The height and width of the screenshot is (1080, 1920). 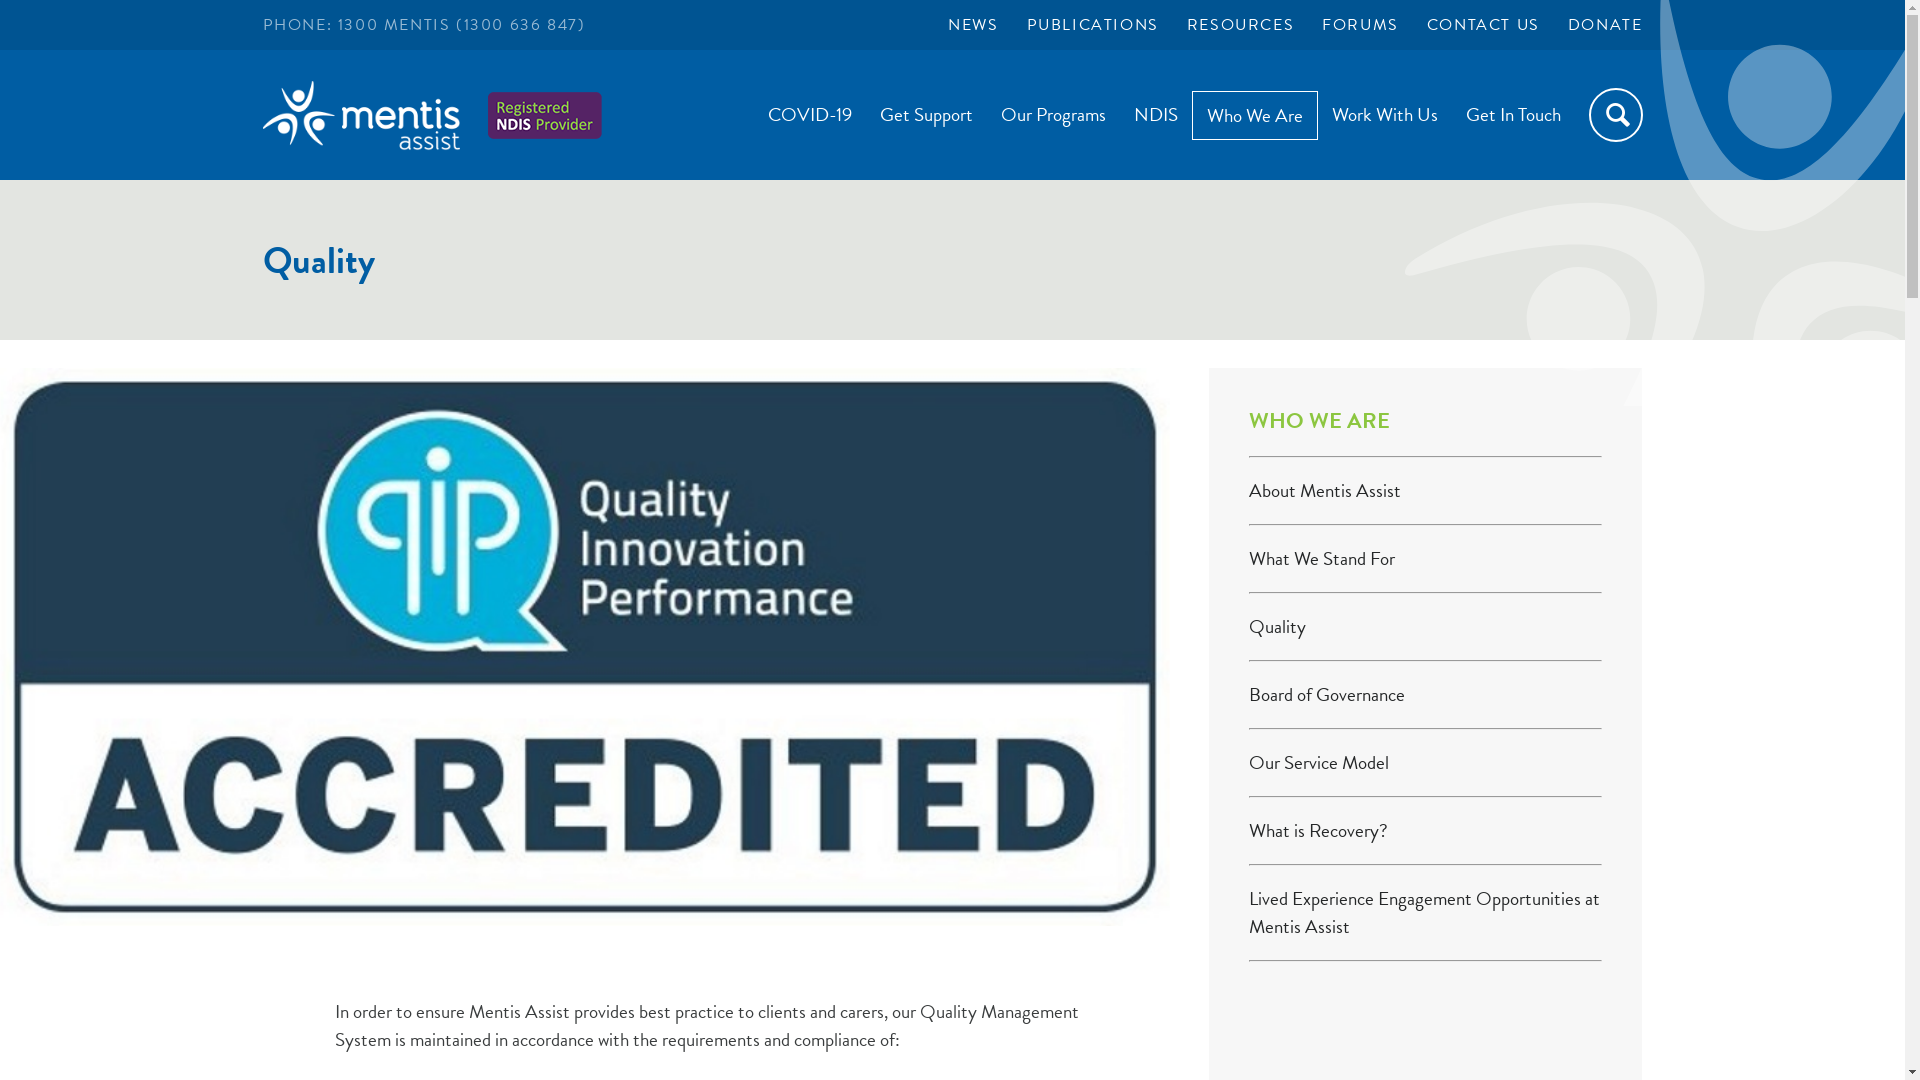 What do you see at coordinates (1324, 490) in the screenshot?
I see `'About Mentis Assist'` at bounding box center [1324, 490].